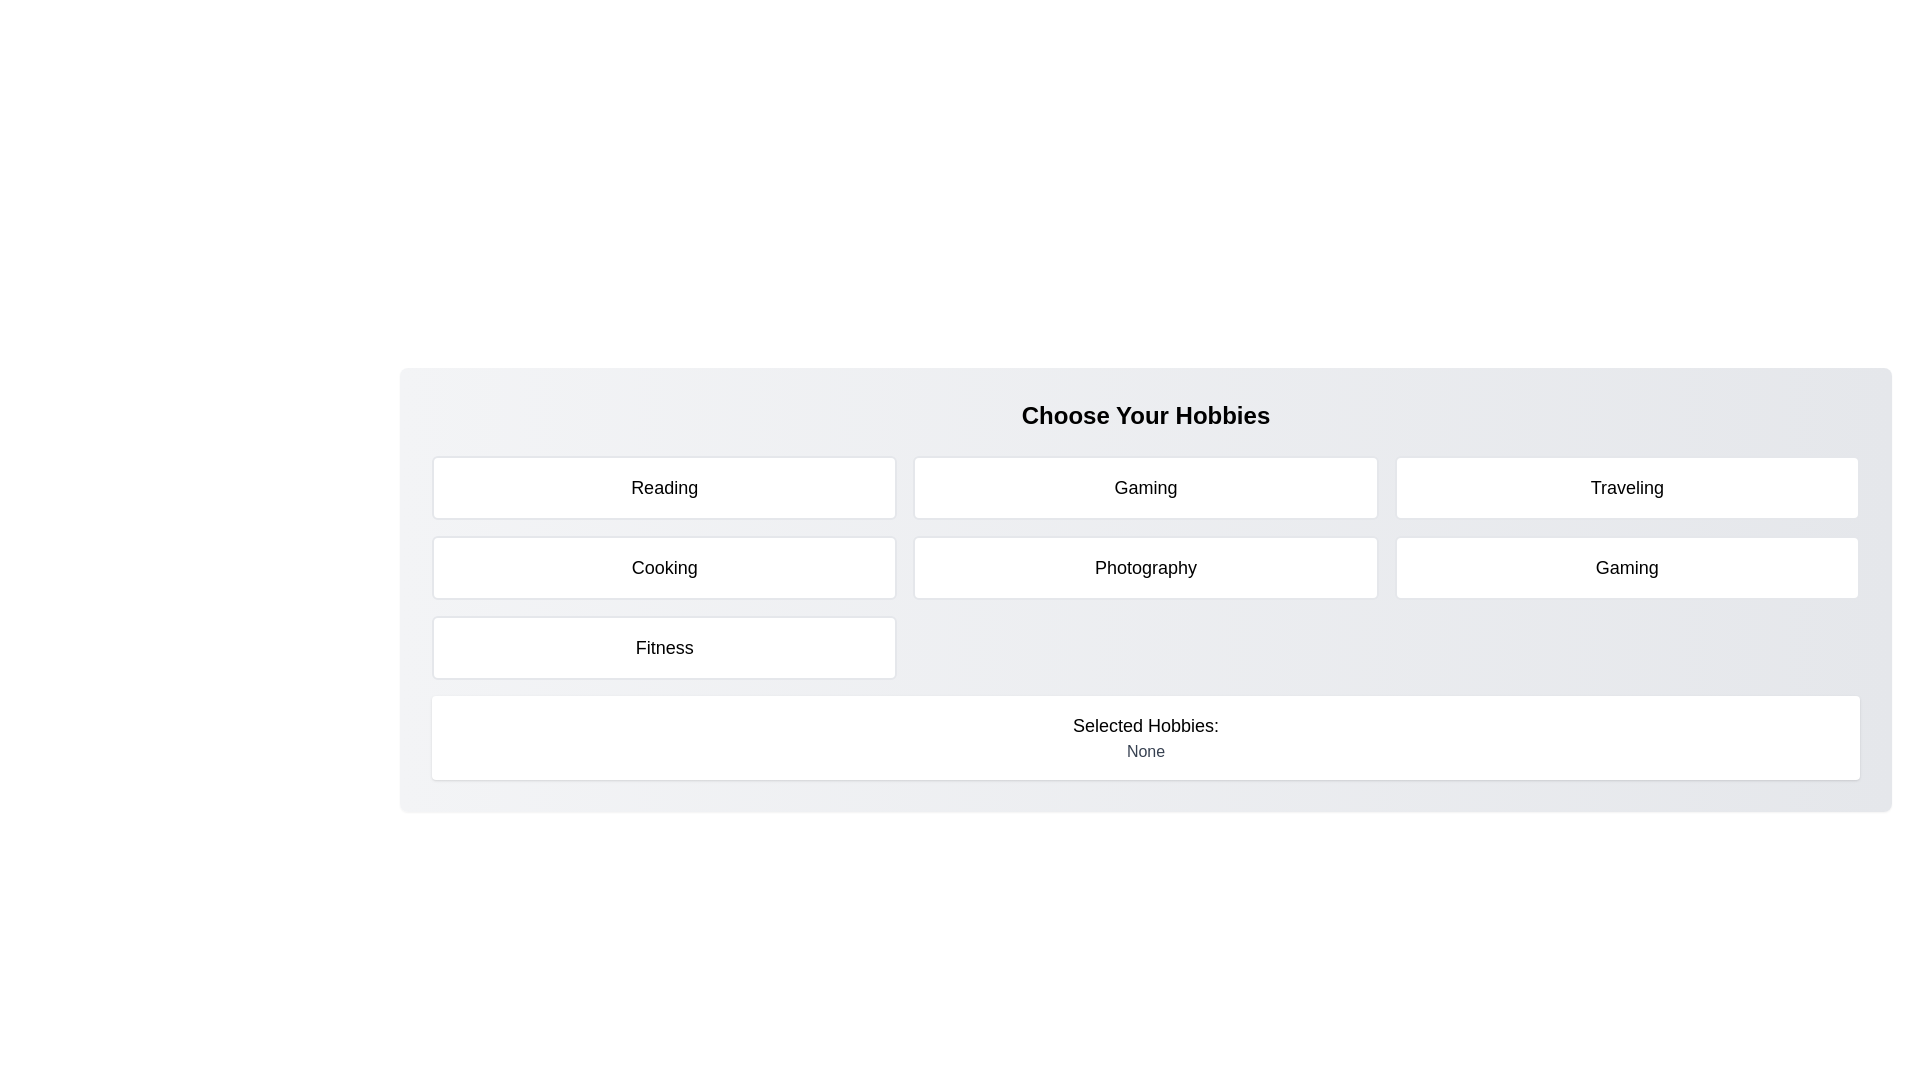 The height and width of the screenshot is (1080, 1920). I want to click on the tile representing the hobby Photography to toggle its selection, so click(1146, 567).